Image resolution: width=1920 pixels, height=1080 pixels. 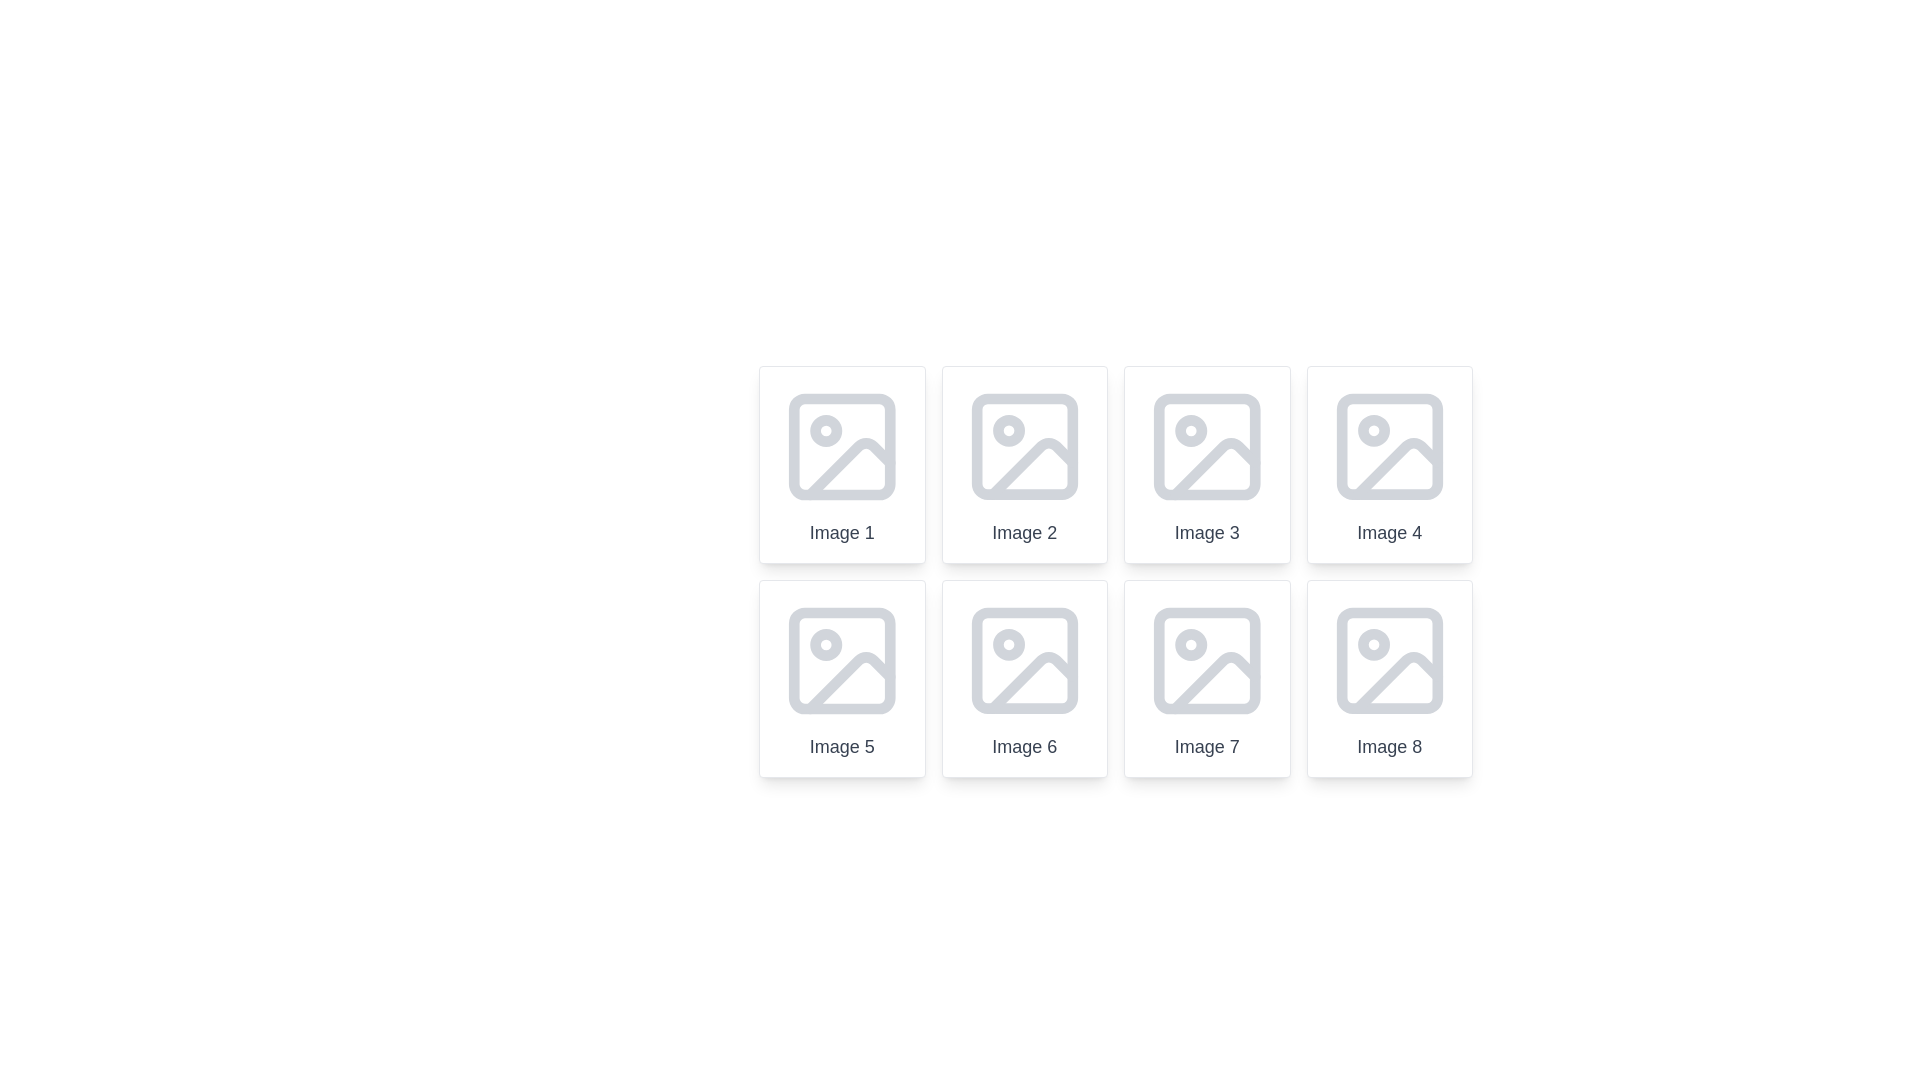 What do you see at coordinates (842, 531) in the screenshot?
I see `the text label located at the bottom-middle of the first card in the top-left corner of a 4x2 grid layout, which serves as a caption or identifier for the associated image` at bounding box center [842, 531].